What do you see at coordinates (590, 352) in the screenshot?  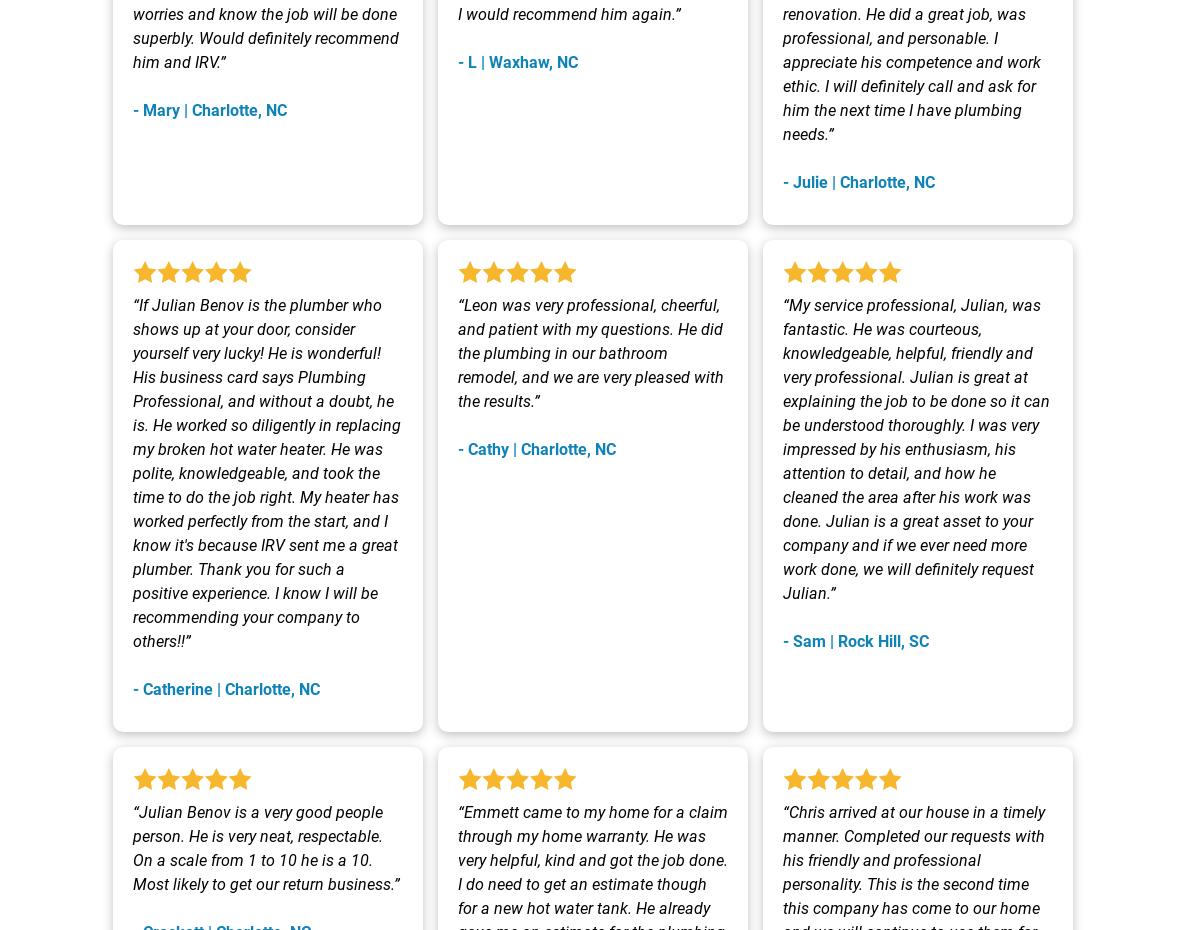 I see `'“Leon was very professional, cheerful, and patient with my questions. He did the plumbing in our bathroom remodel, and we are very pleased with the results.”'` at bounding box center [590, 352].